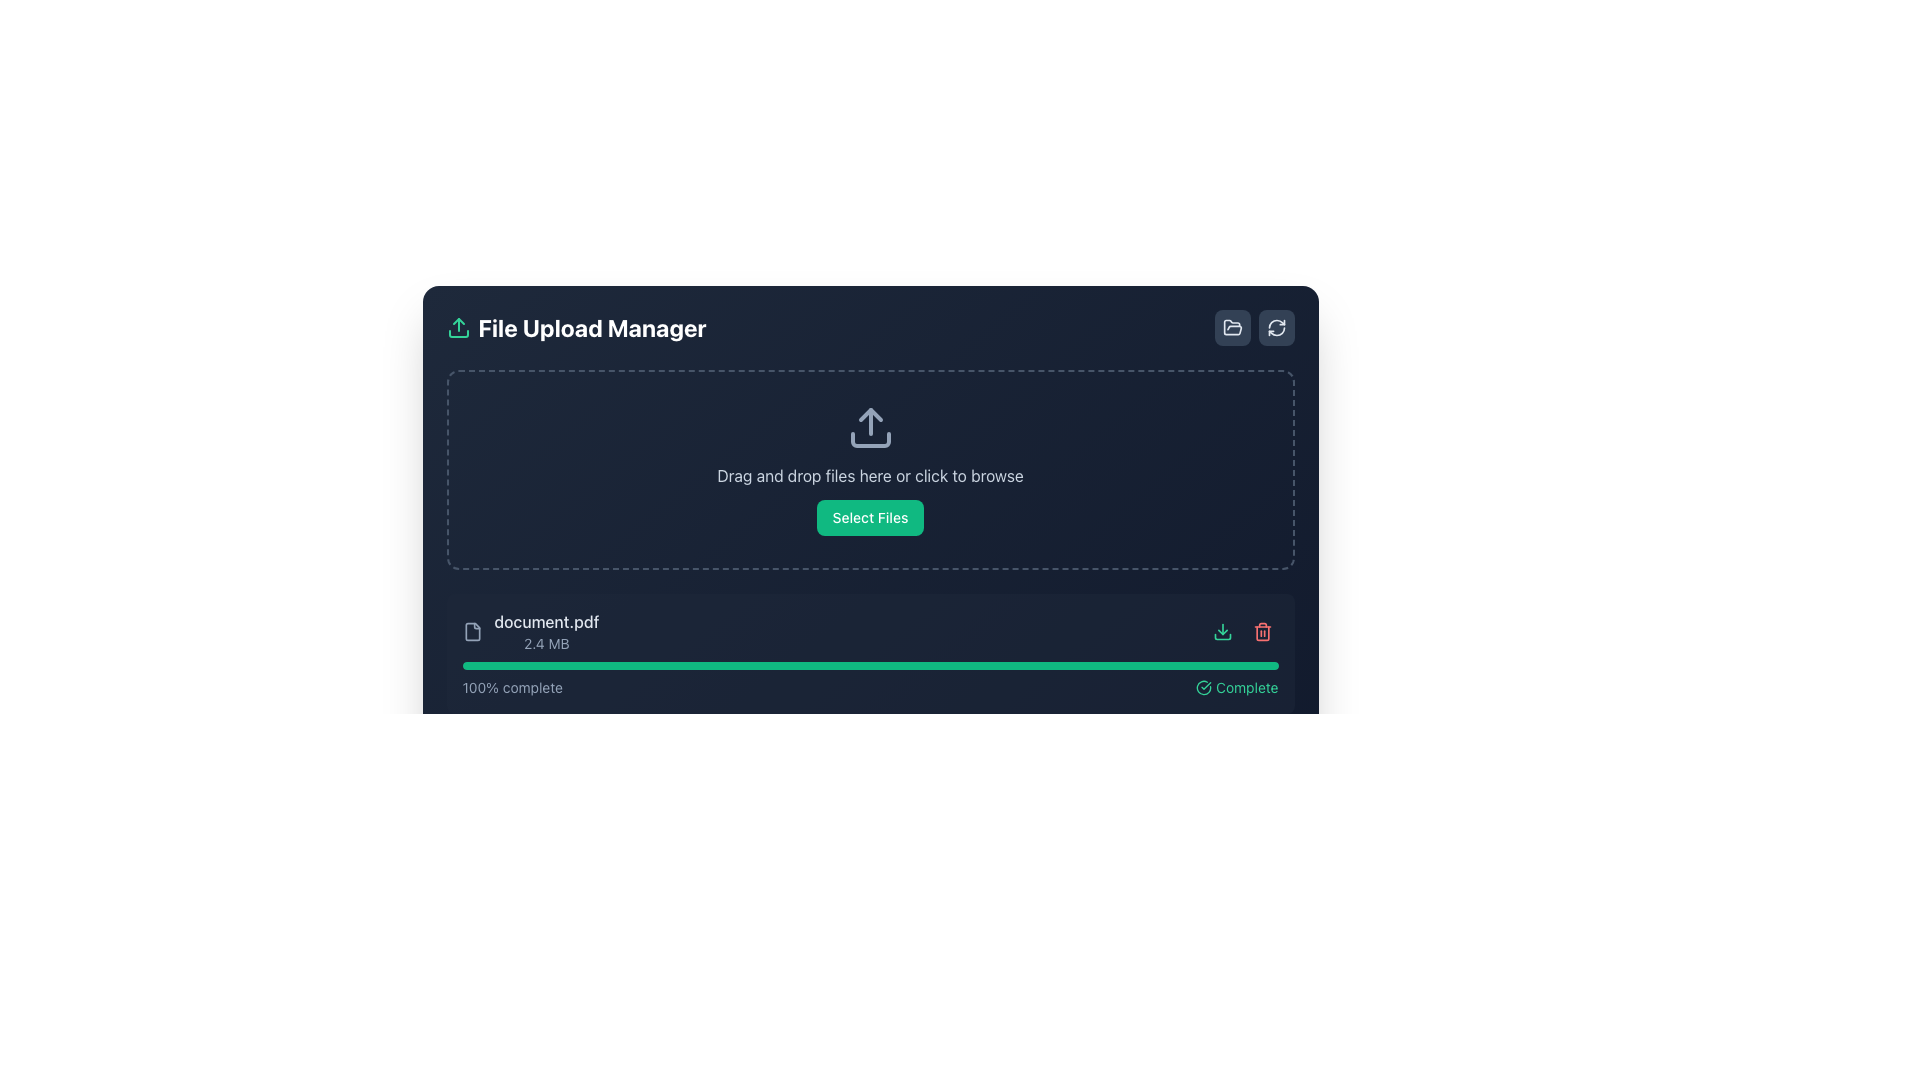  I want to click on the download button icon located at the bottom right corner of the file entry, so click(1221, 632).